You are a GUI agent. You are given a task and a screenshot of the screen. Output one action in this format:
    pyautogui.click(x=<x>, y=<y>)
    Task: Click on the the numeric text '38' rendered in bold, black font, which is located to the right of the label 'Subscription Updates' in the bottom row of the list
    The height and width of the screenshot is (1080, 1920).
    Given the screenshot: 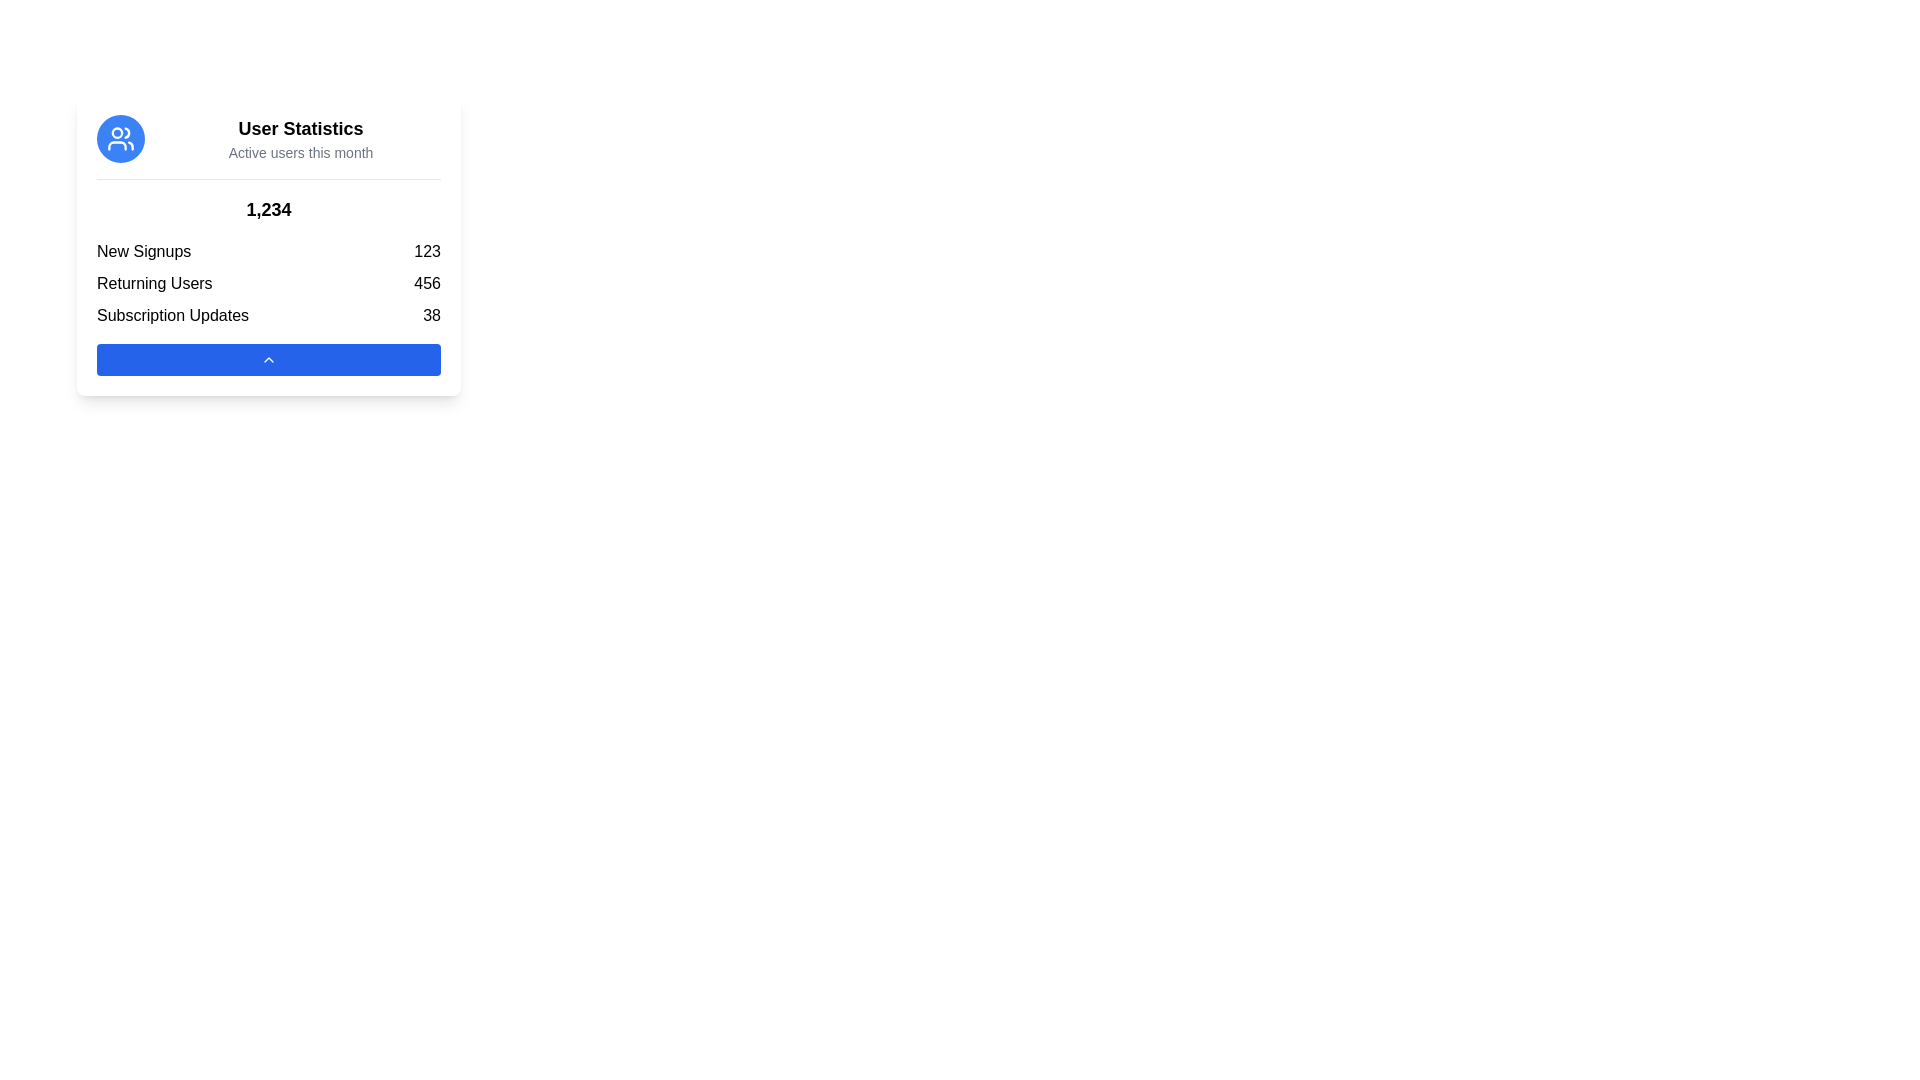 What is the action you would take?
    pyautogui.click(x=431, y=315)
    